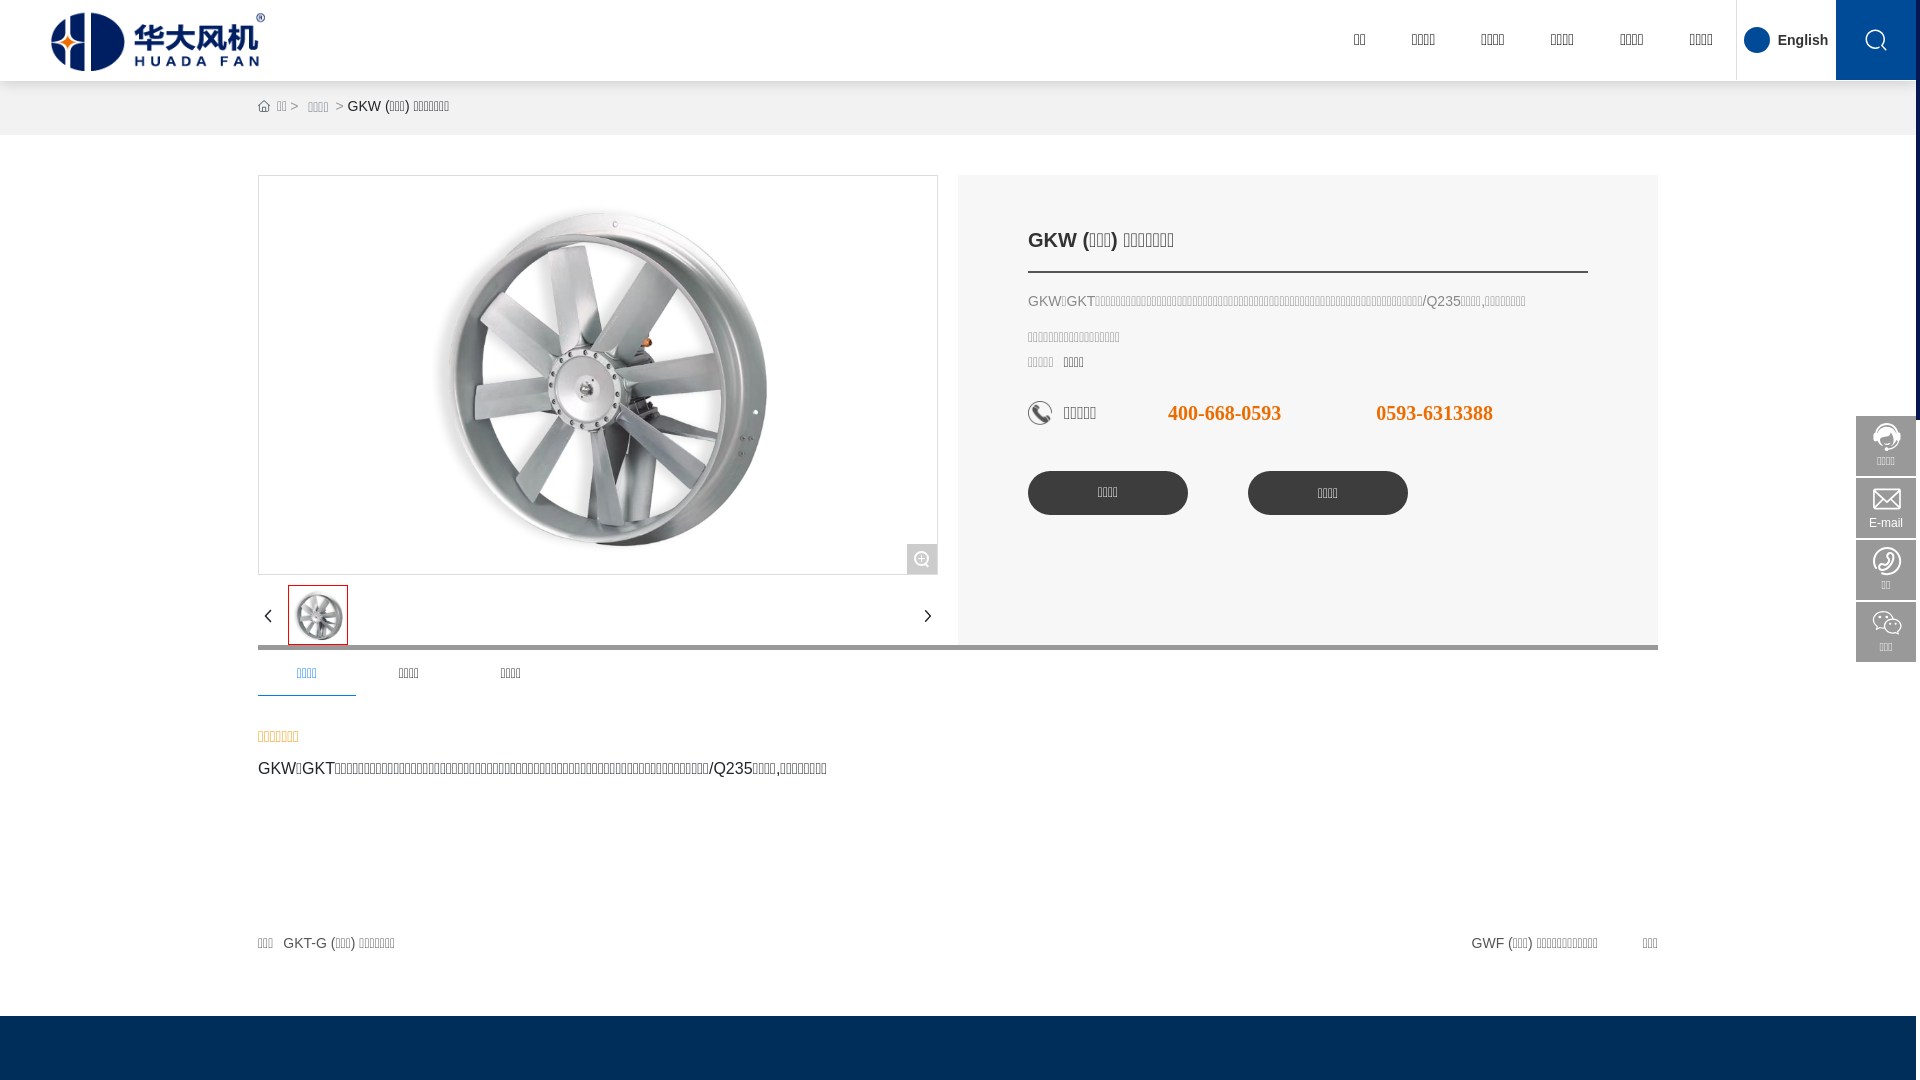  What do you see at coordinates (1433, 411) in the screenshot?
I see `'0593-6313388'` at bounding box center [1433, 411].